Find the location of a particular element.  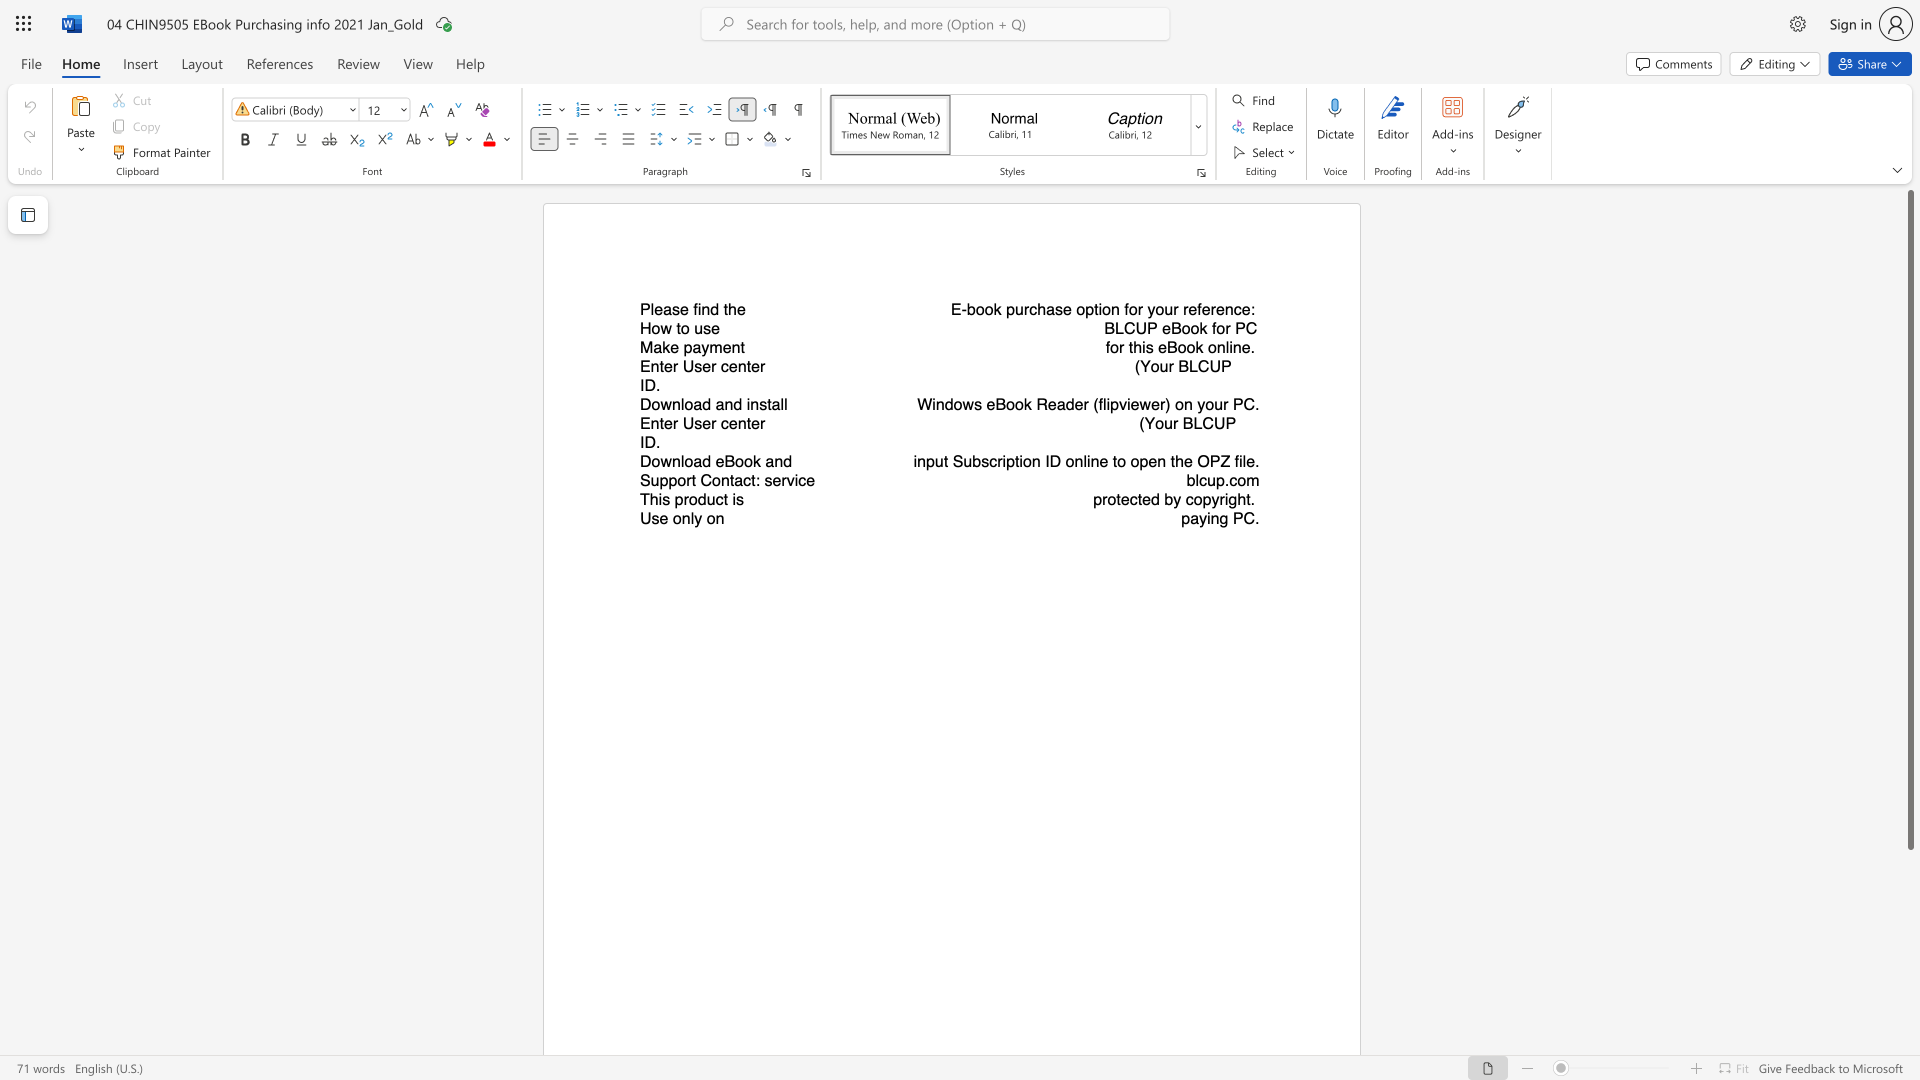

the subset text "put Subscription ID online to open the OPZ file" within the text "input Subscription ID online to open the OPZ file." is located at coordinates (925, 461).